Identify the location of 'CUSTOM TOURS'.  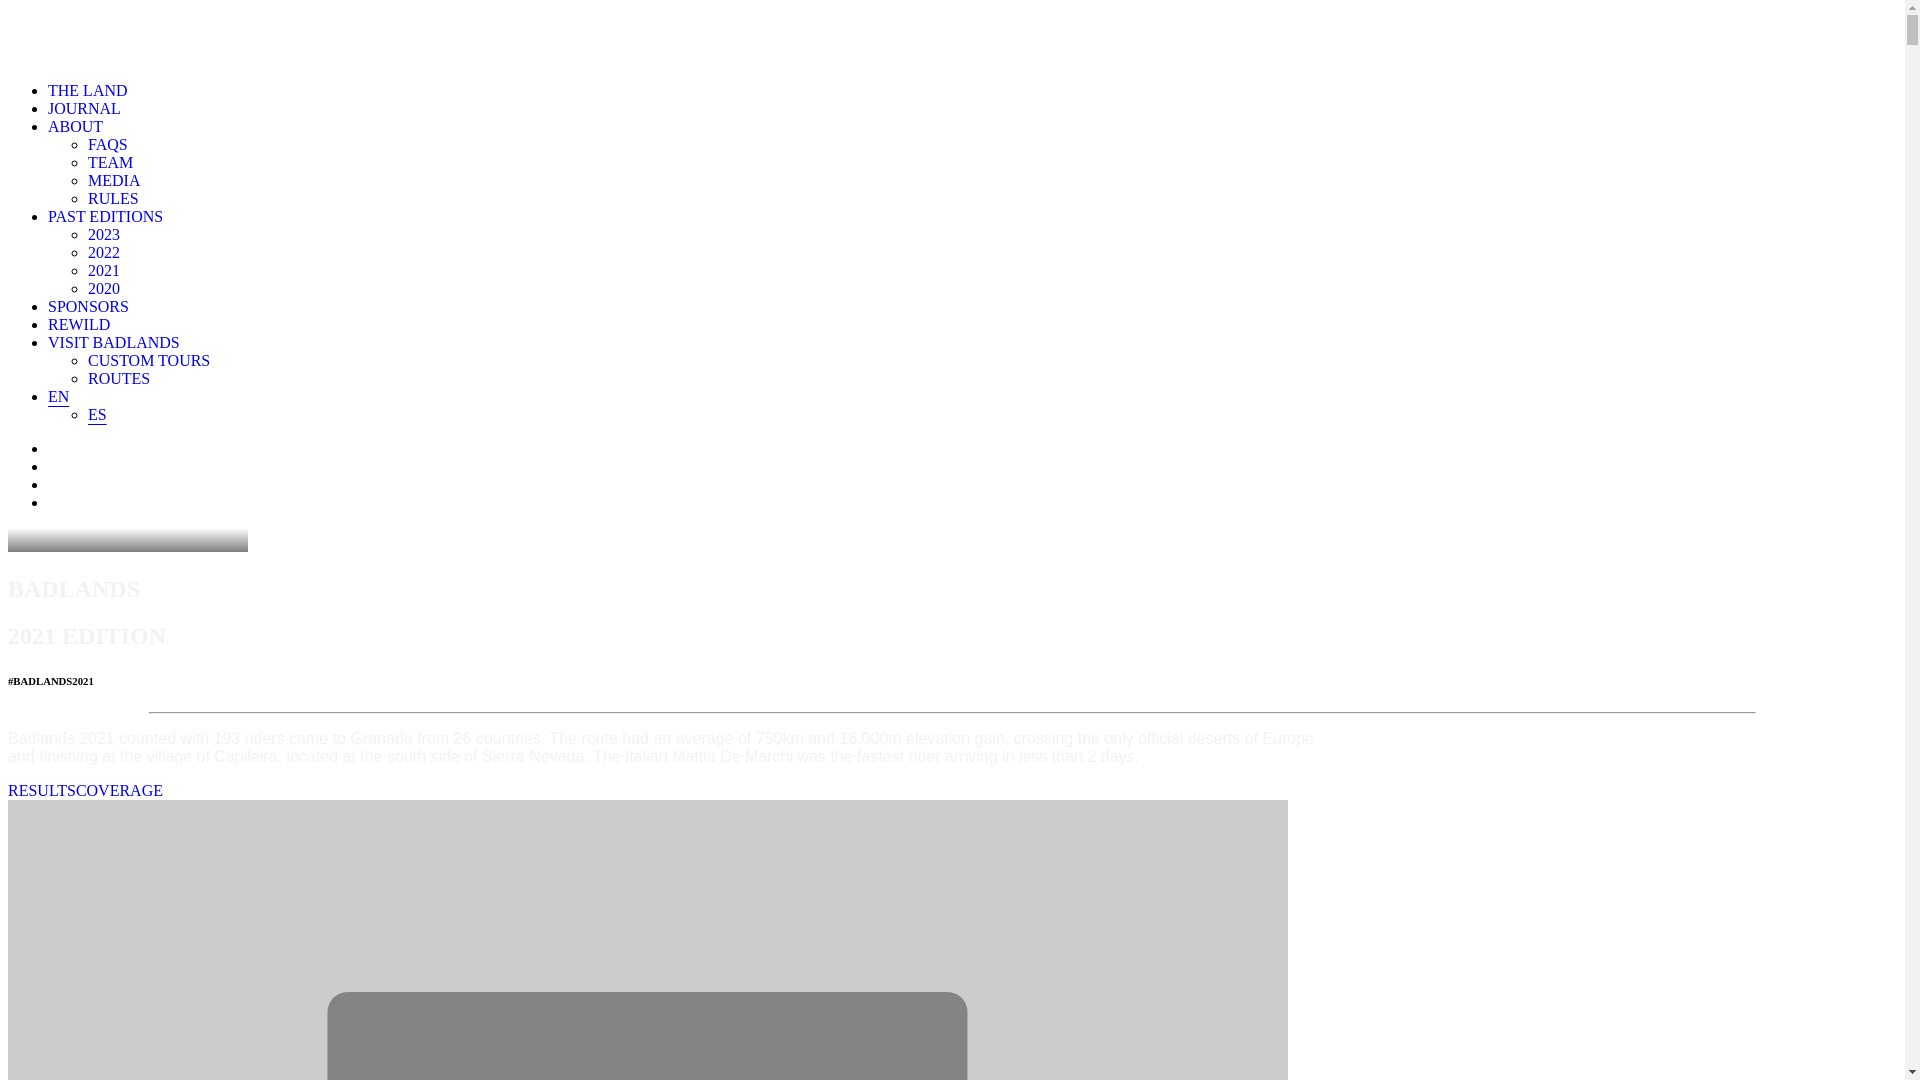
(147, 360).